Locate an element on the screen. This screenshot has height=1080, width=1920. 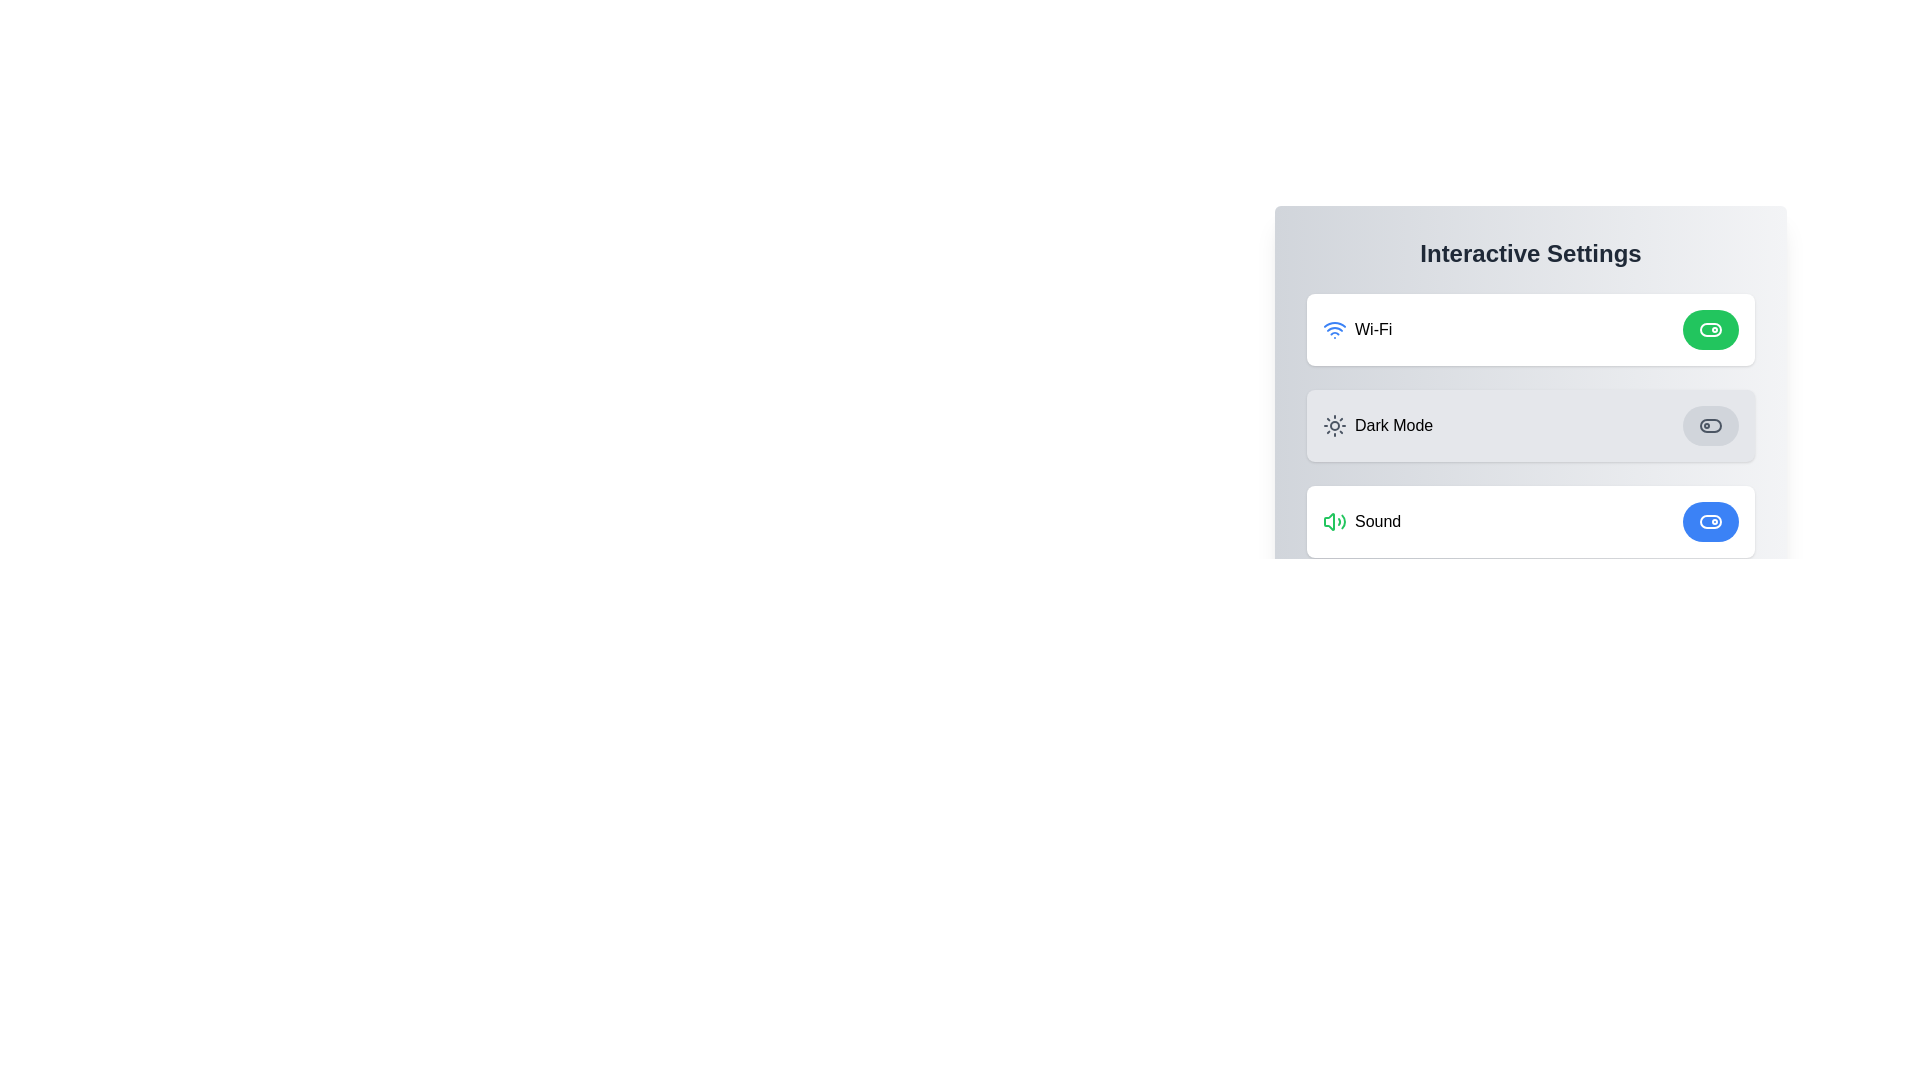
the sound settings icon located at the leftmost position within the 'Sound' setting row of the 'Interactive Settings' section, next to the text 'Sound' is located at coordinates (1334, 520).